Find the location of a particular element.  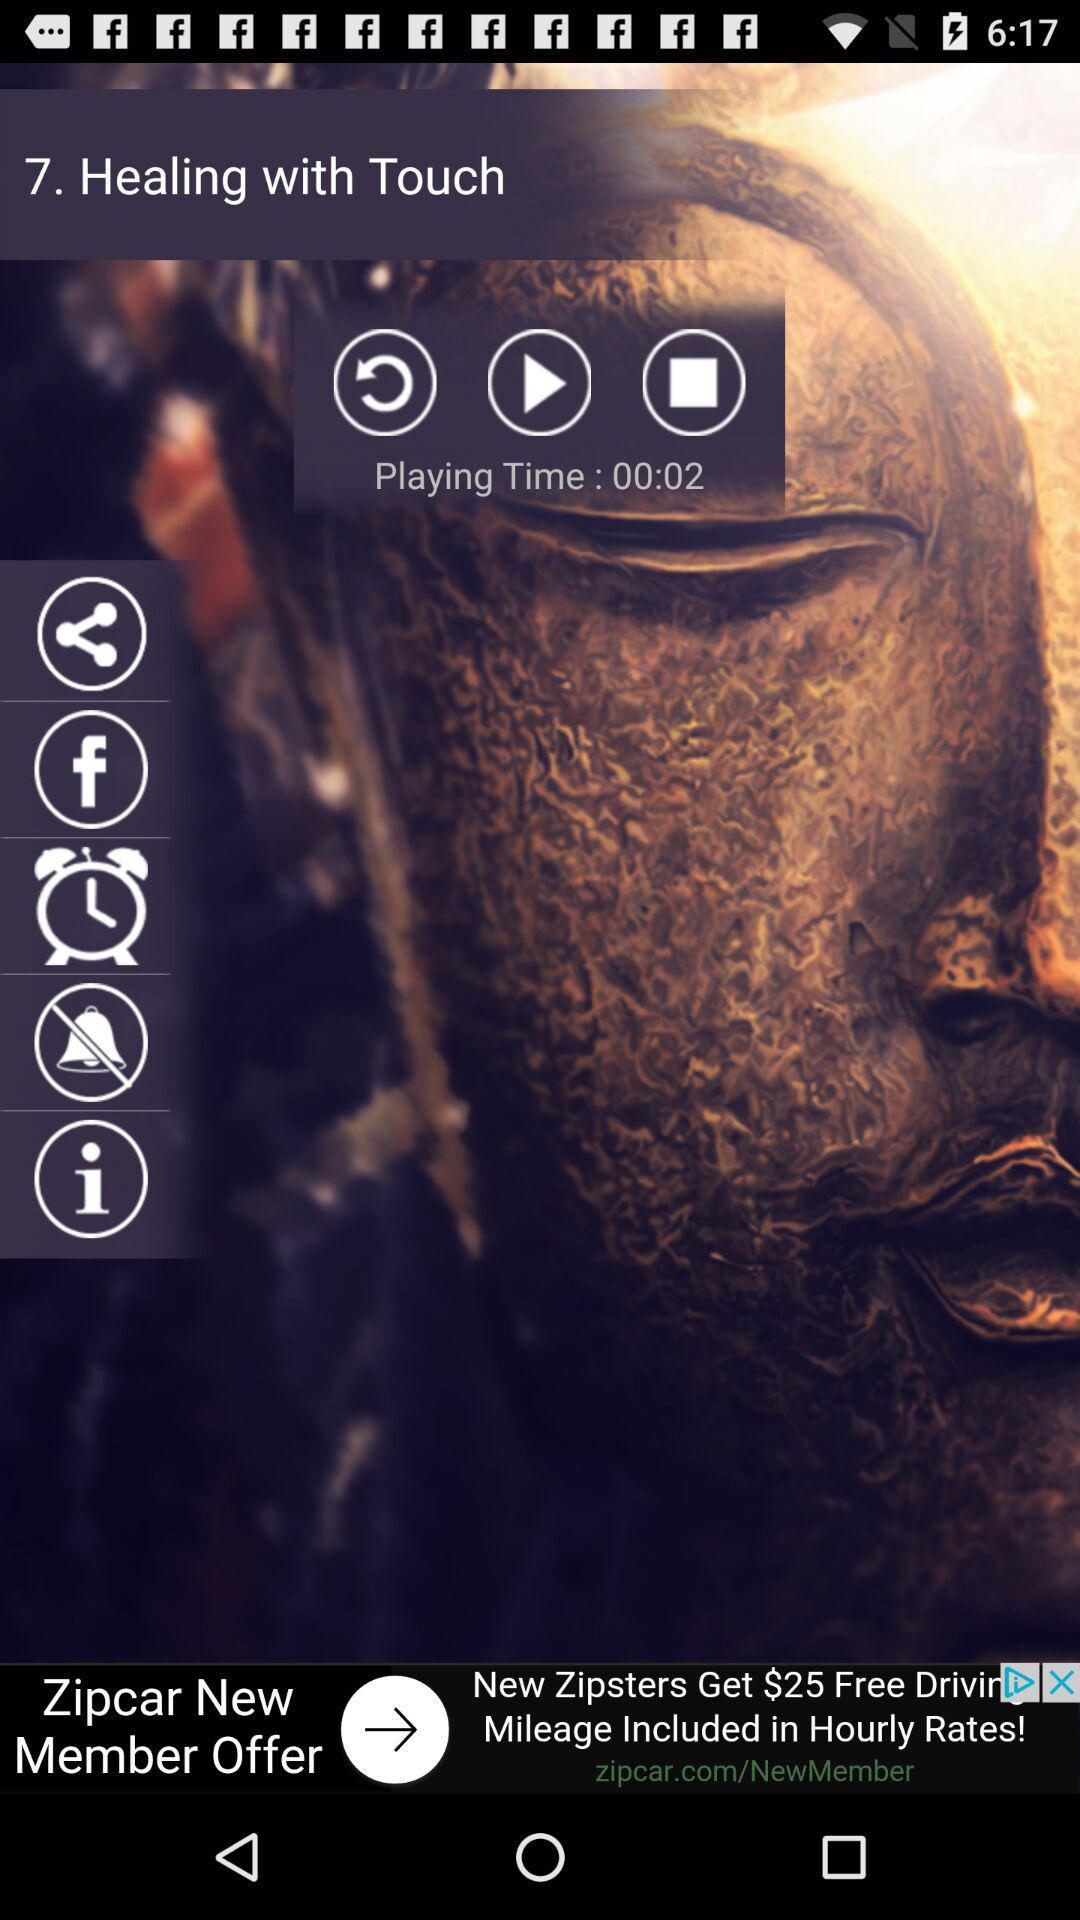

the notifications icon is located at coordinates (91, 1114).